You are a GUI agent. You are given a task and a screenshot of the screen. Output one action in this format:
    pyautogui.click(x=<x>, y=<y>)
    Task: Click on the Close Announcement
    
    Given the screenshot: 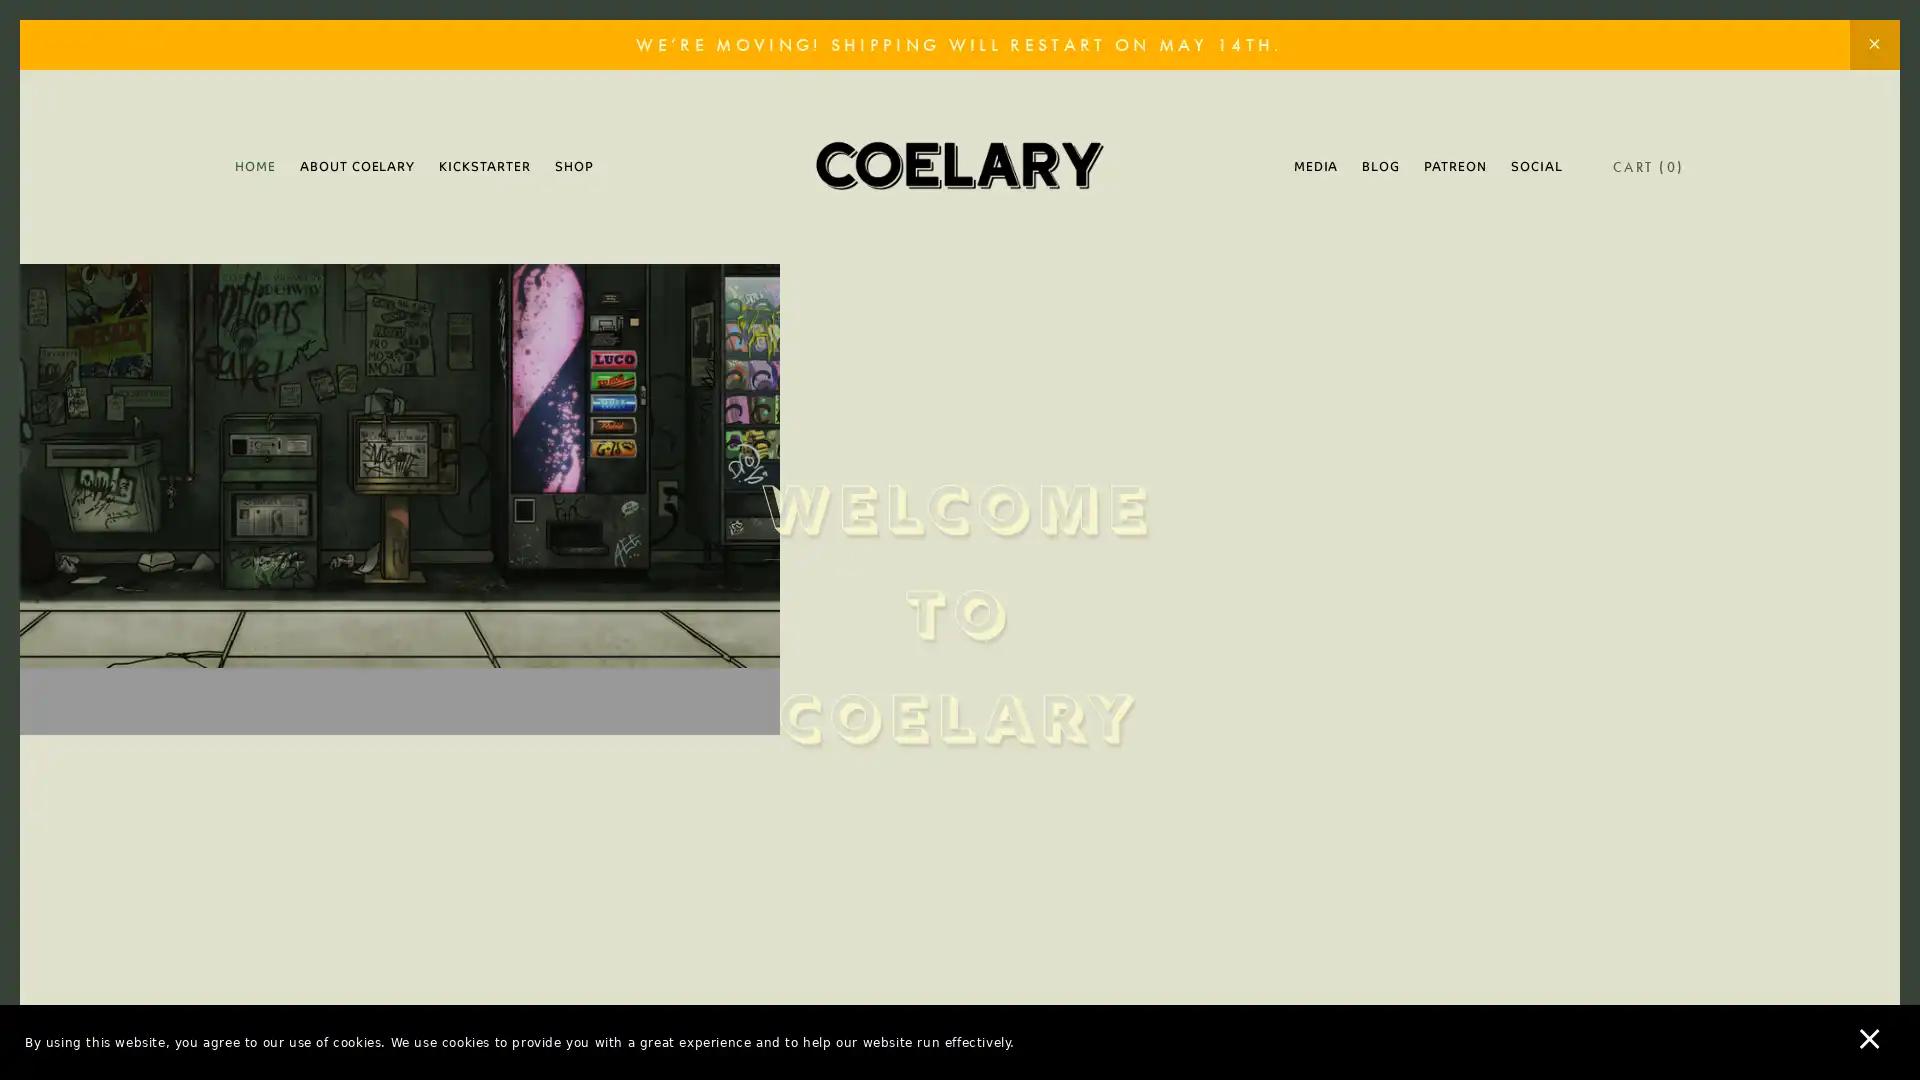 What is the action you would take?
    pyautogui.click(x=1873, y=45)
    